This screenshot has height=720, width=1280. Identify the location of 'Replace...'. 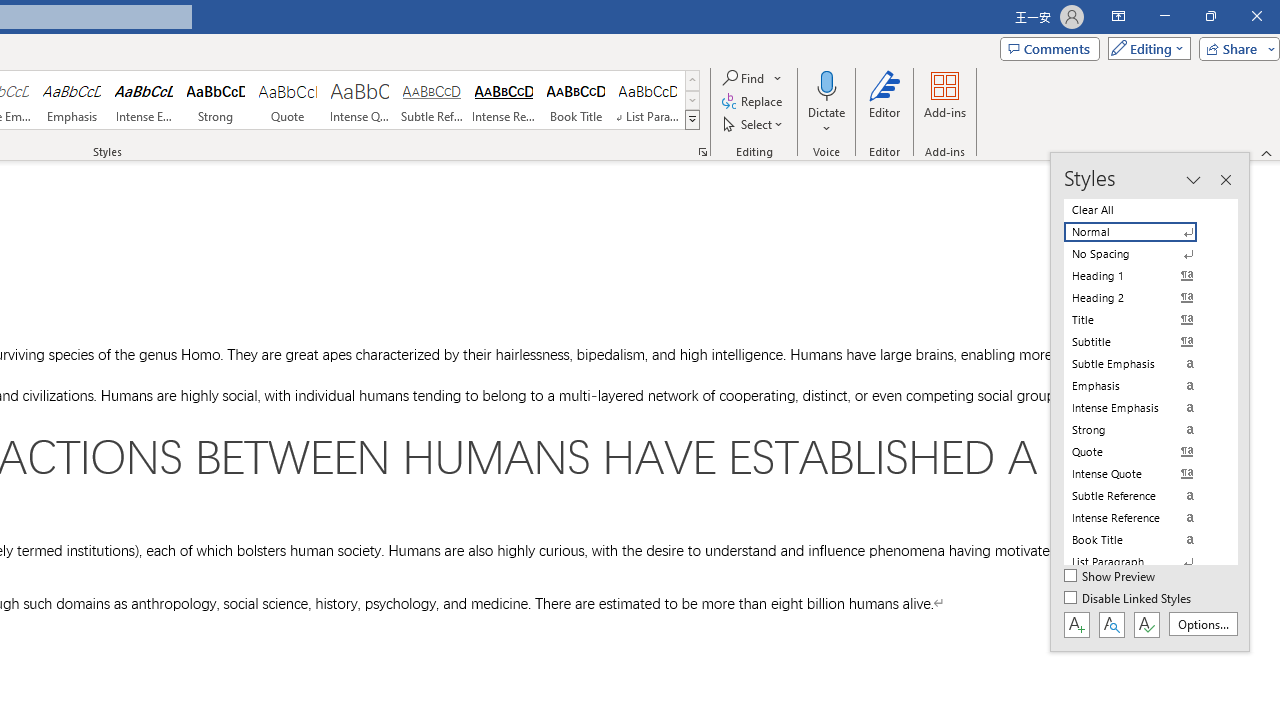
(752, 101).